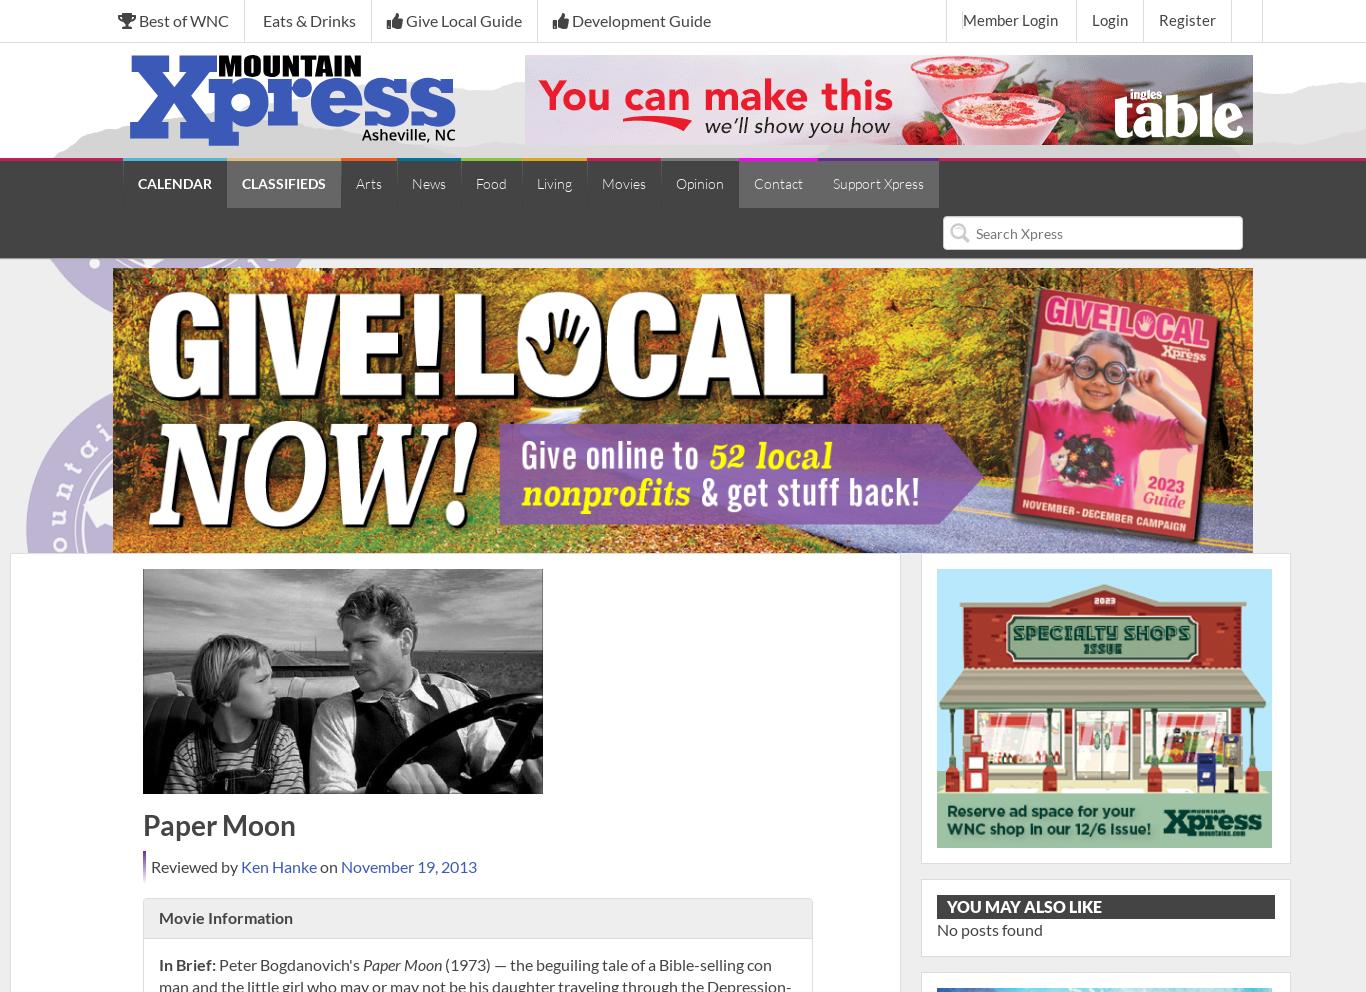  I want to click on 'CLASSIFIEDS', so click(283, 182).